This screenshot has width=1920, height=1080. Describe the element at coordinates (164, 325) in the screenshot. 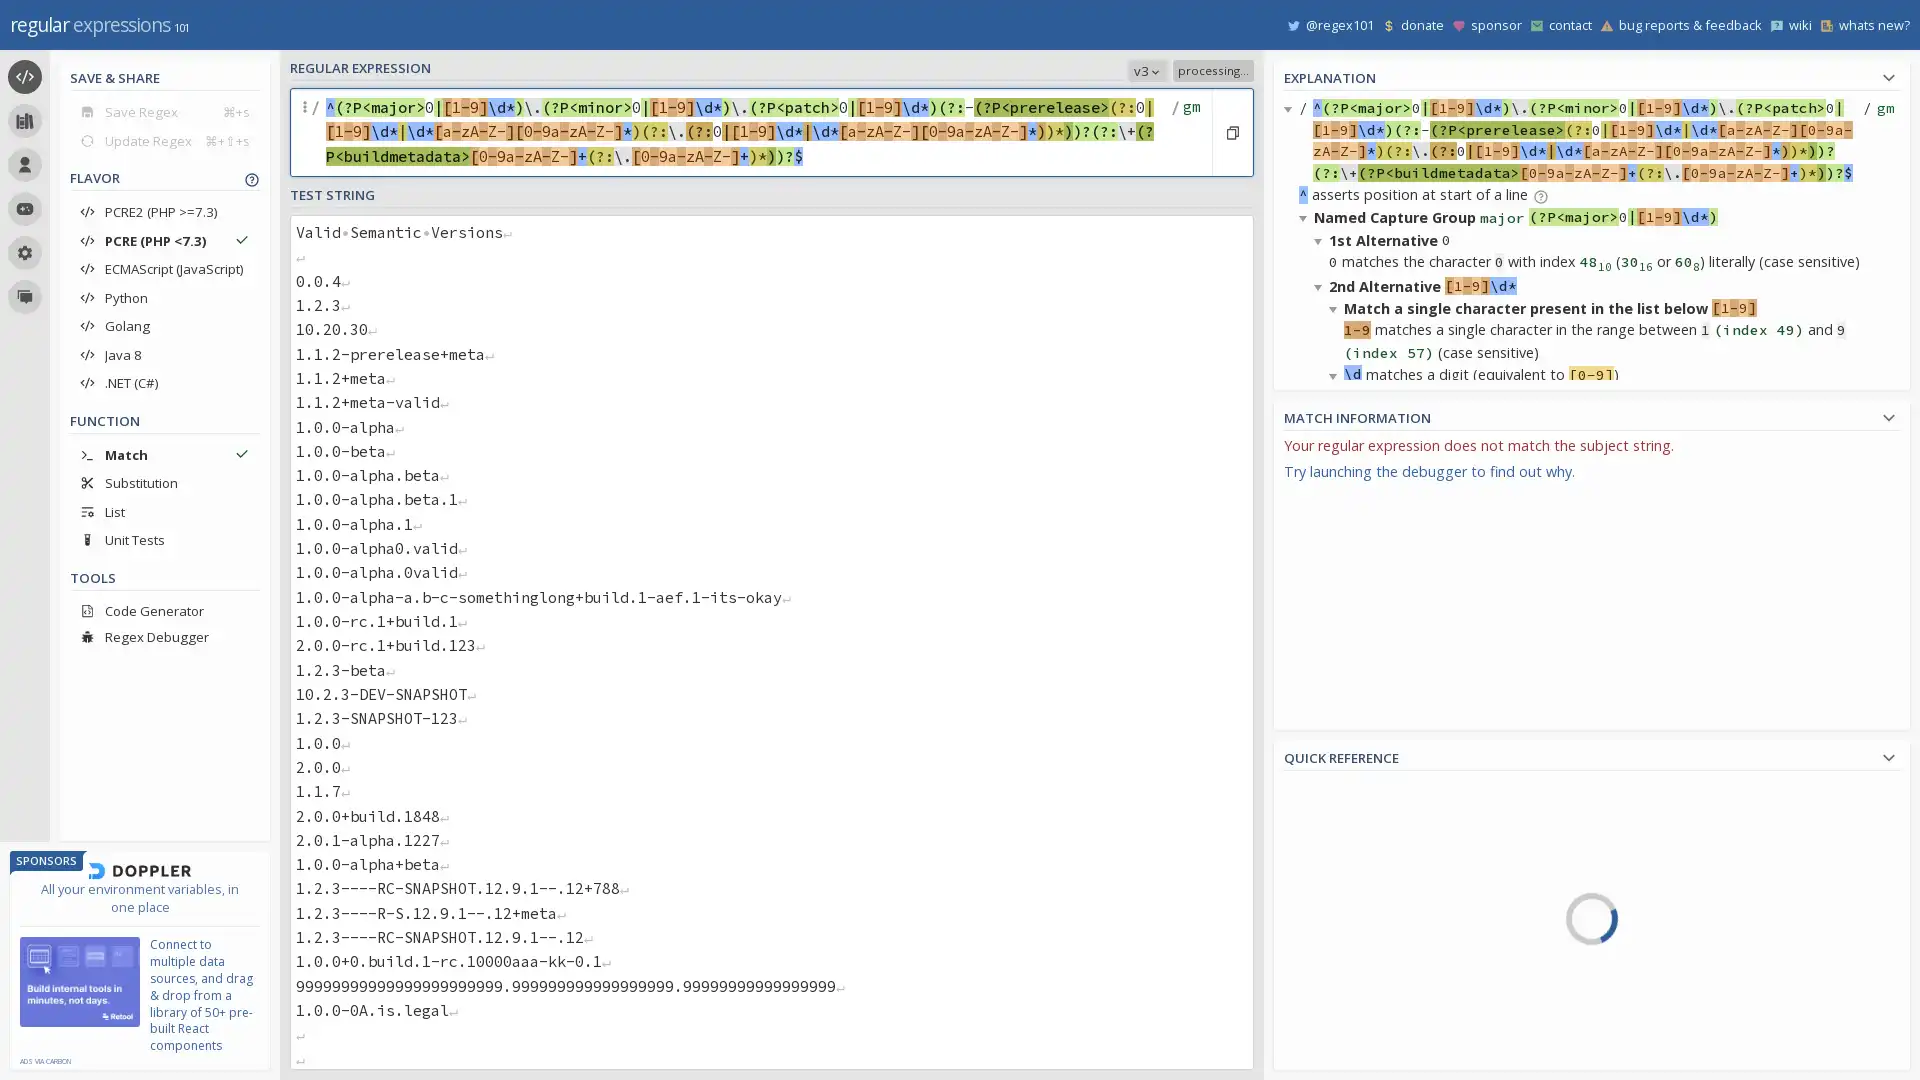

I see `Golang` at that location.